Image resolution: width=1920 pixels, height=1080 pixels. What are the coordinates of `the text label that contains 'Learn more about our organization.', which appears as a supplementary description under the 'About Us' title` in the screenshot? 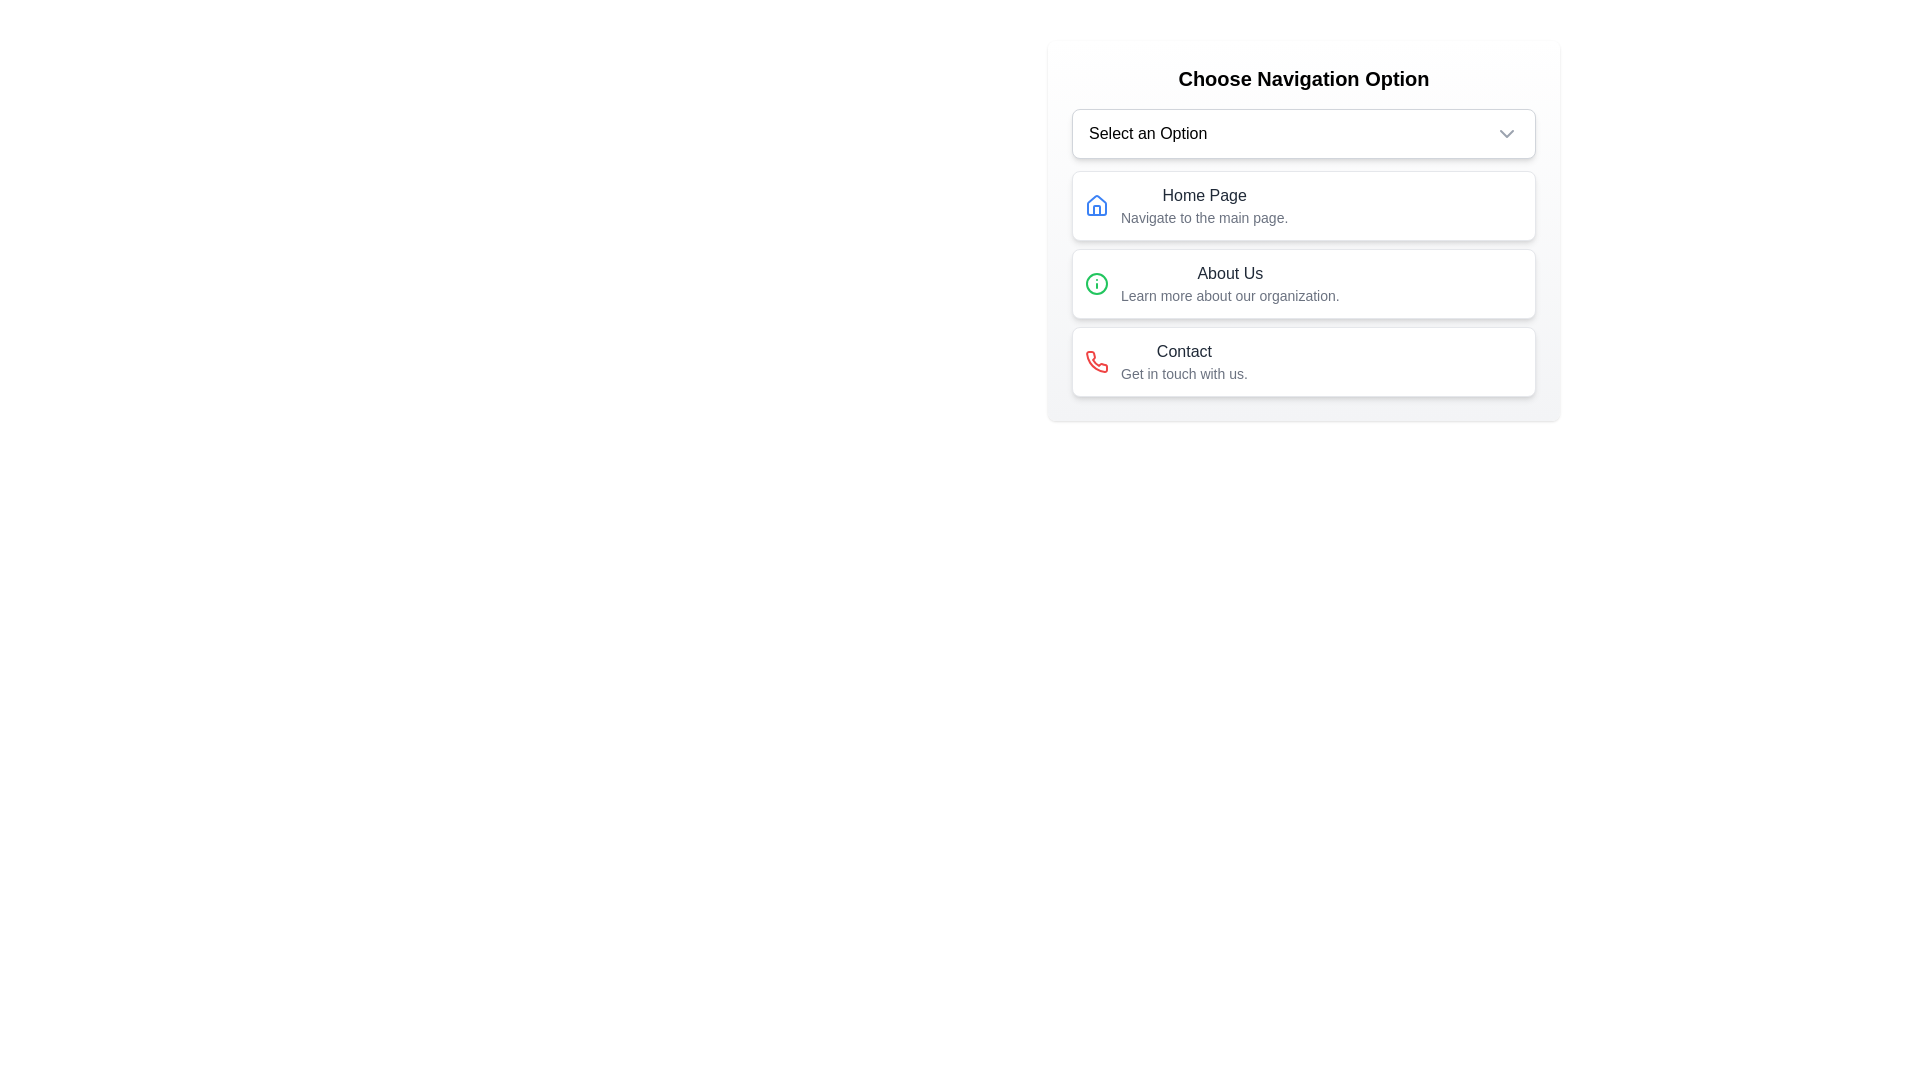 It's located at (1229, 296).